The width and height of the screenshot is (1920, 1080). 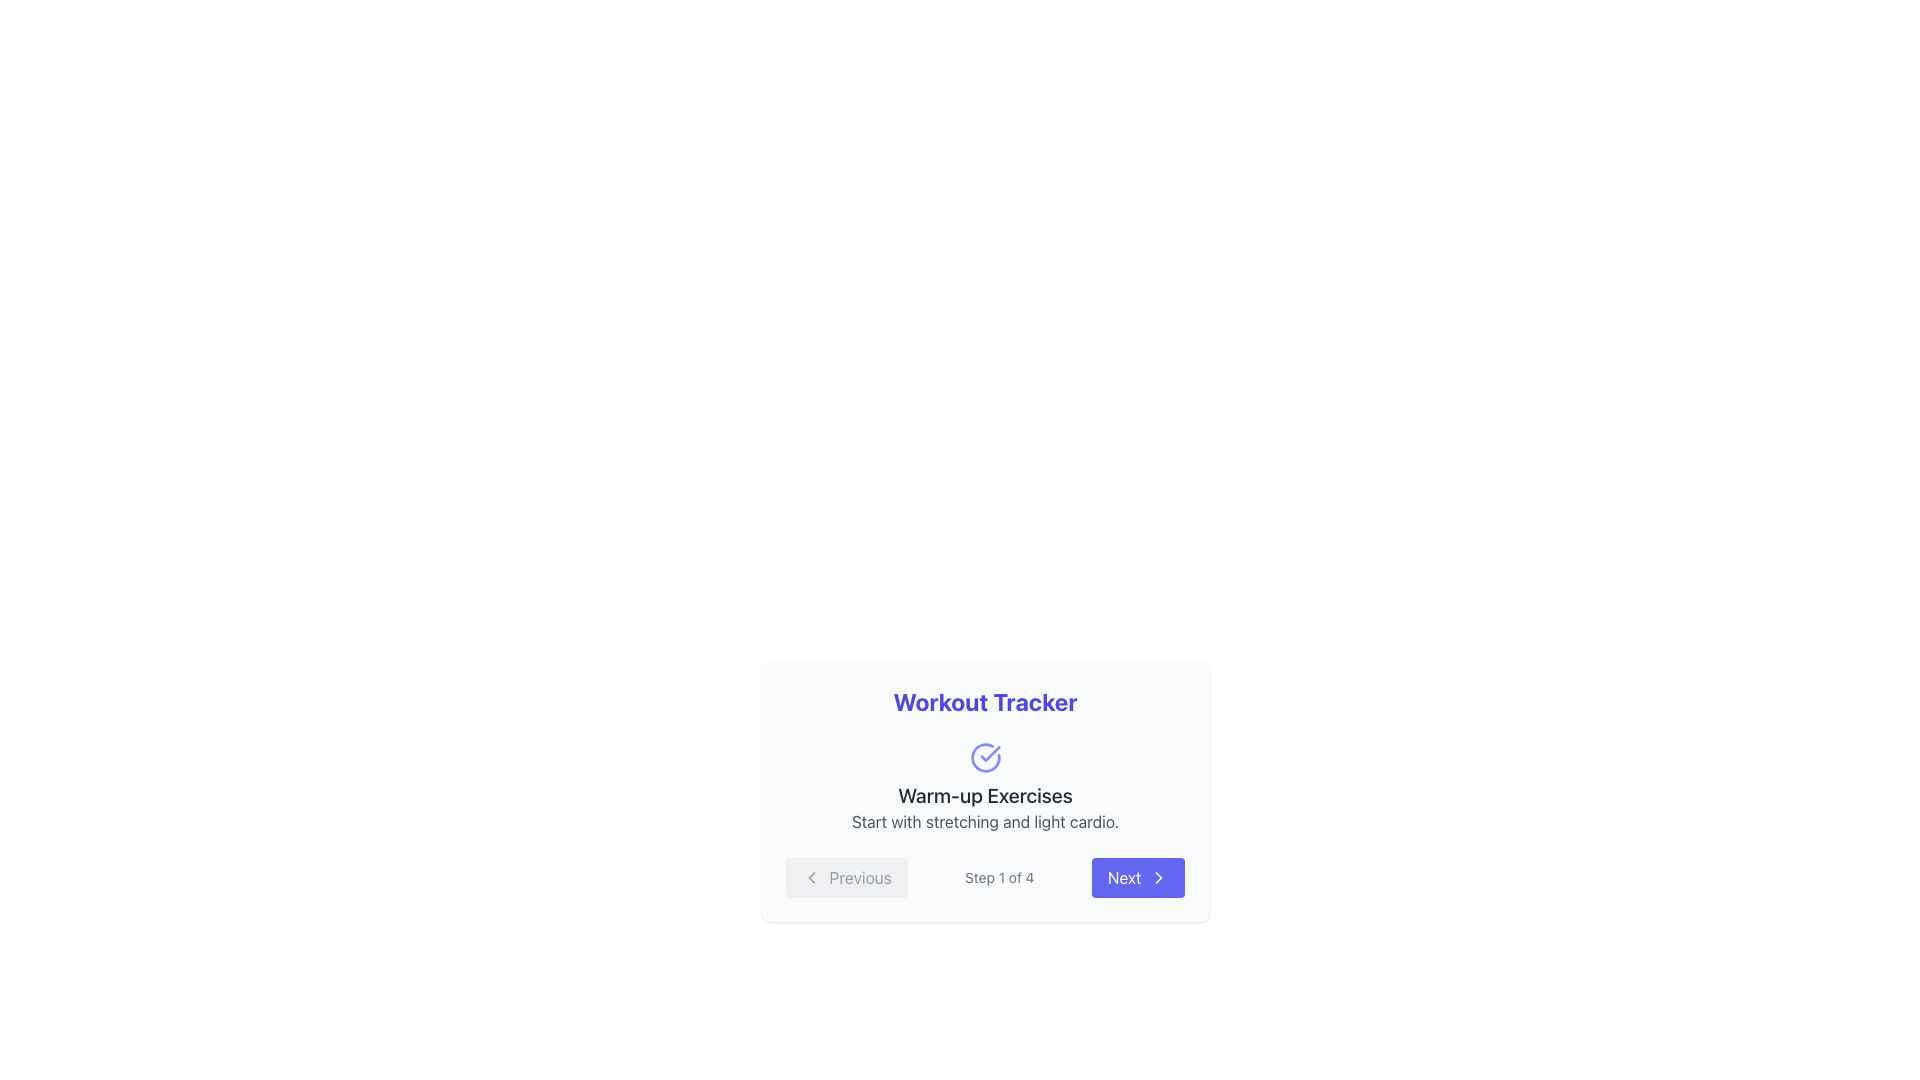 What do you see at coordinates (811, 877) in the screenshot?
I see `the backward navigation icon located within the 'Previous' button on the lower-left side of the interface` at bounding box center [811, 877].